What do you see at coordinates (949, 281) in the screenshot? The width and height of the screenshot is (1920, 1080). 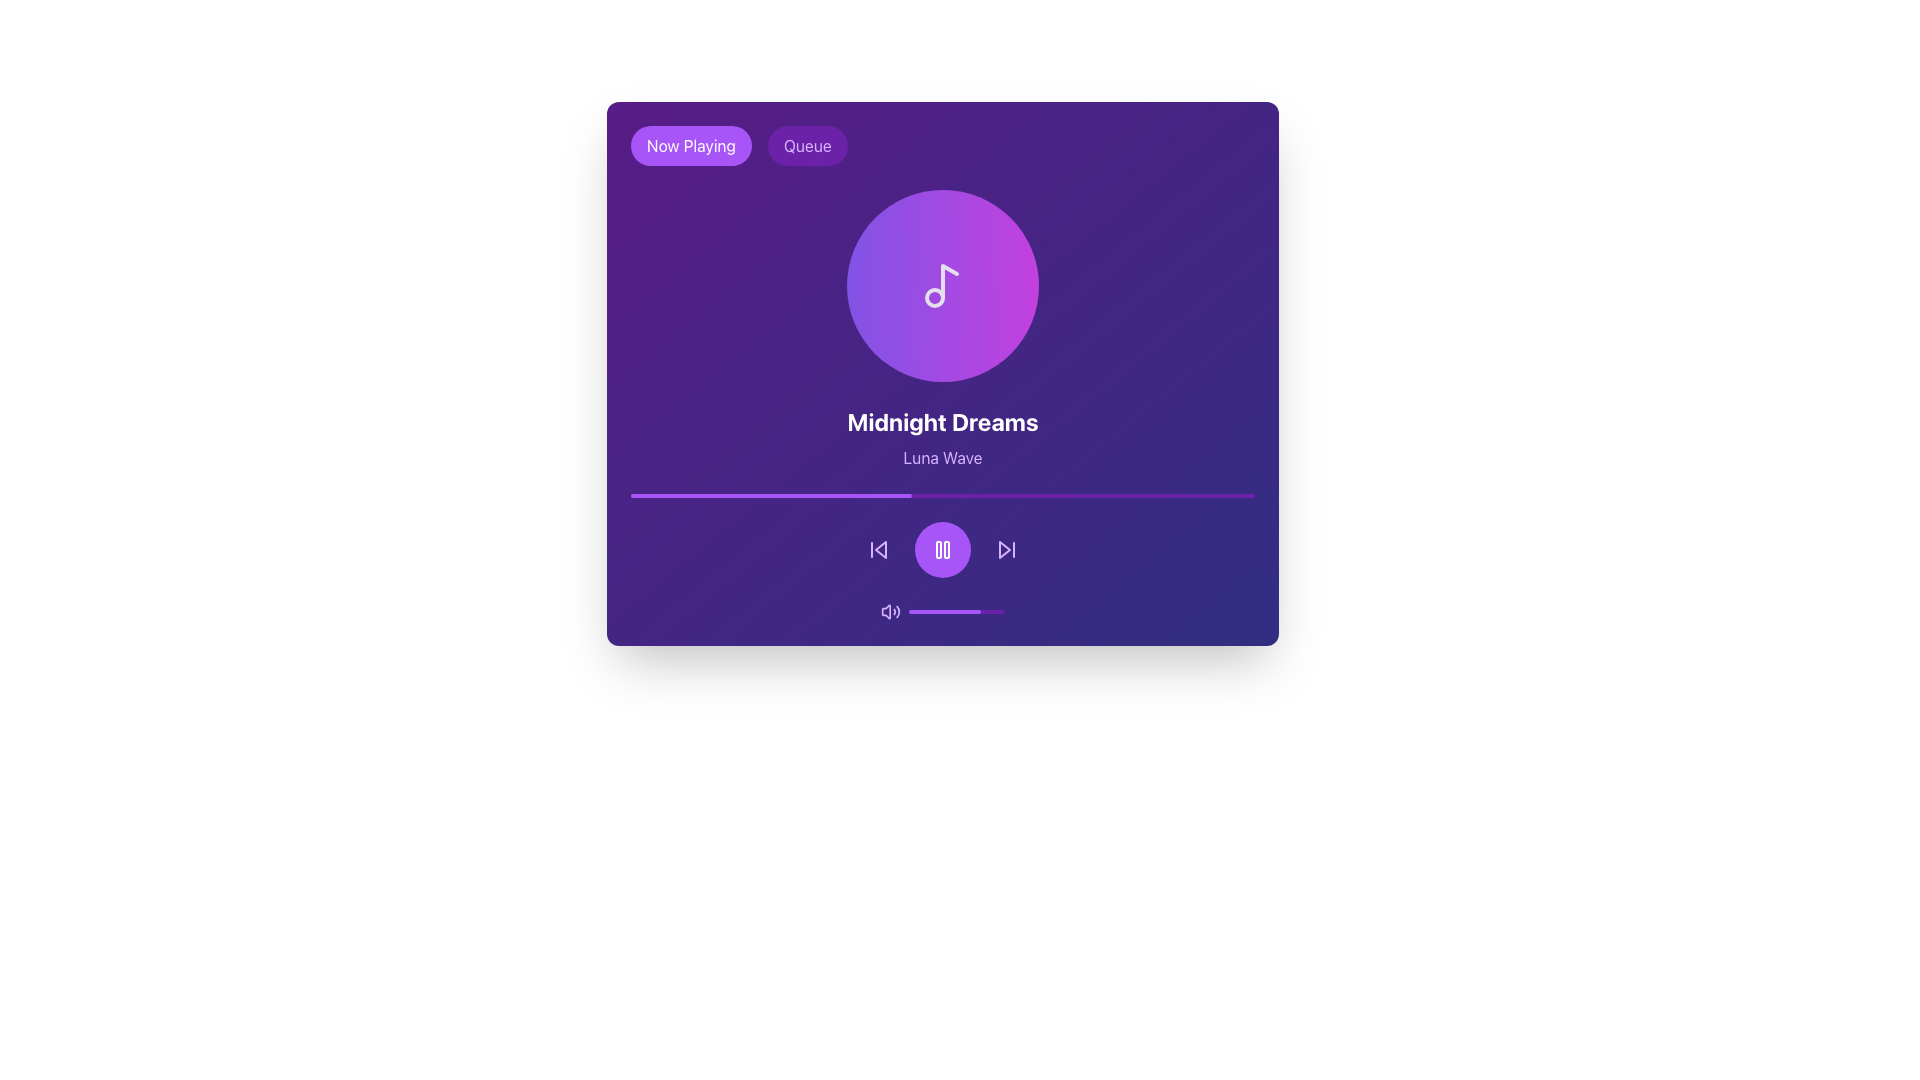 I see `the second part of the musical note icon, which is the straight vertical line with a triangular extension representing the note head and the flag, located at the center of the interface` at bounding box center [949, 281].